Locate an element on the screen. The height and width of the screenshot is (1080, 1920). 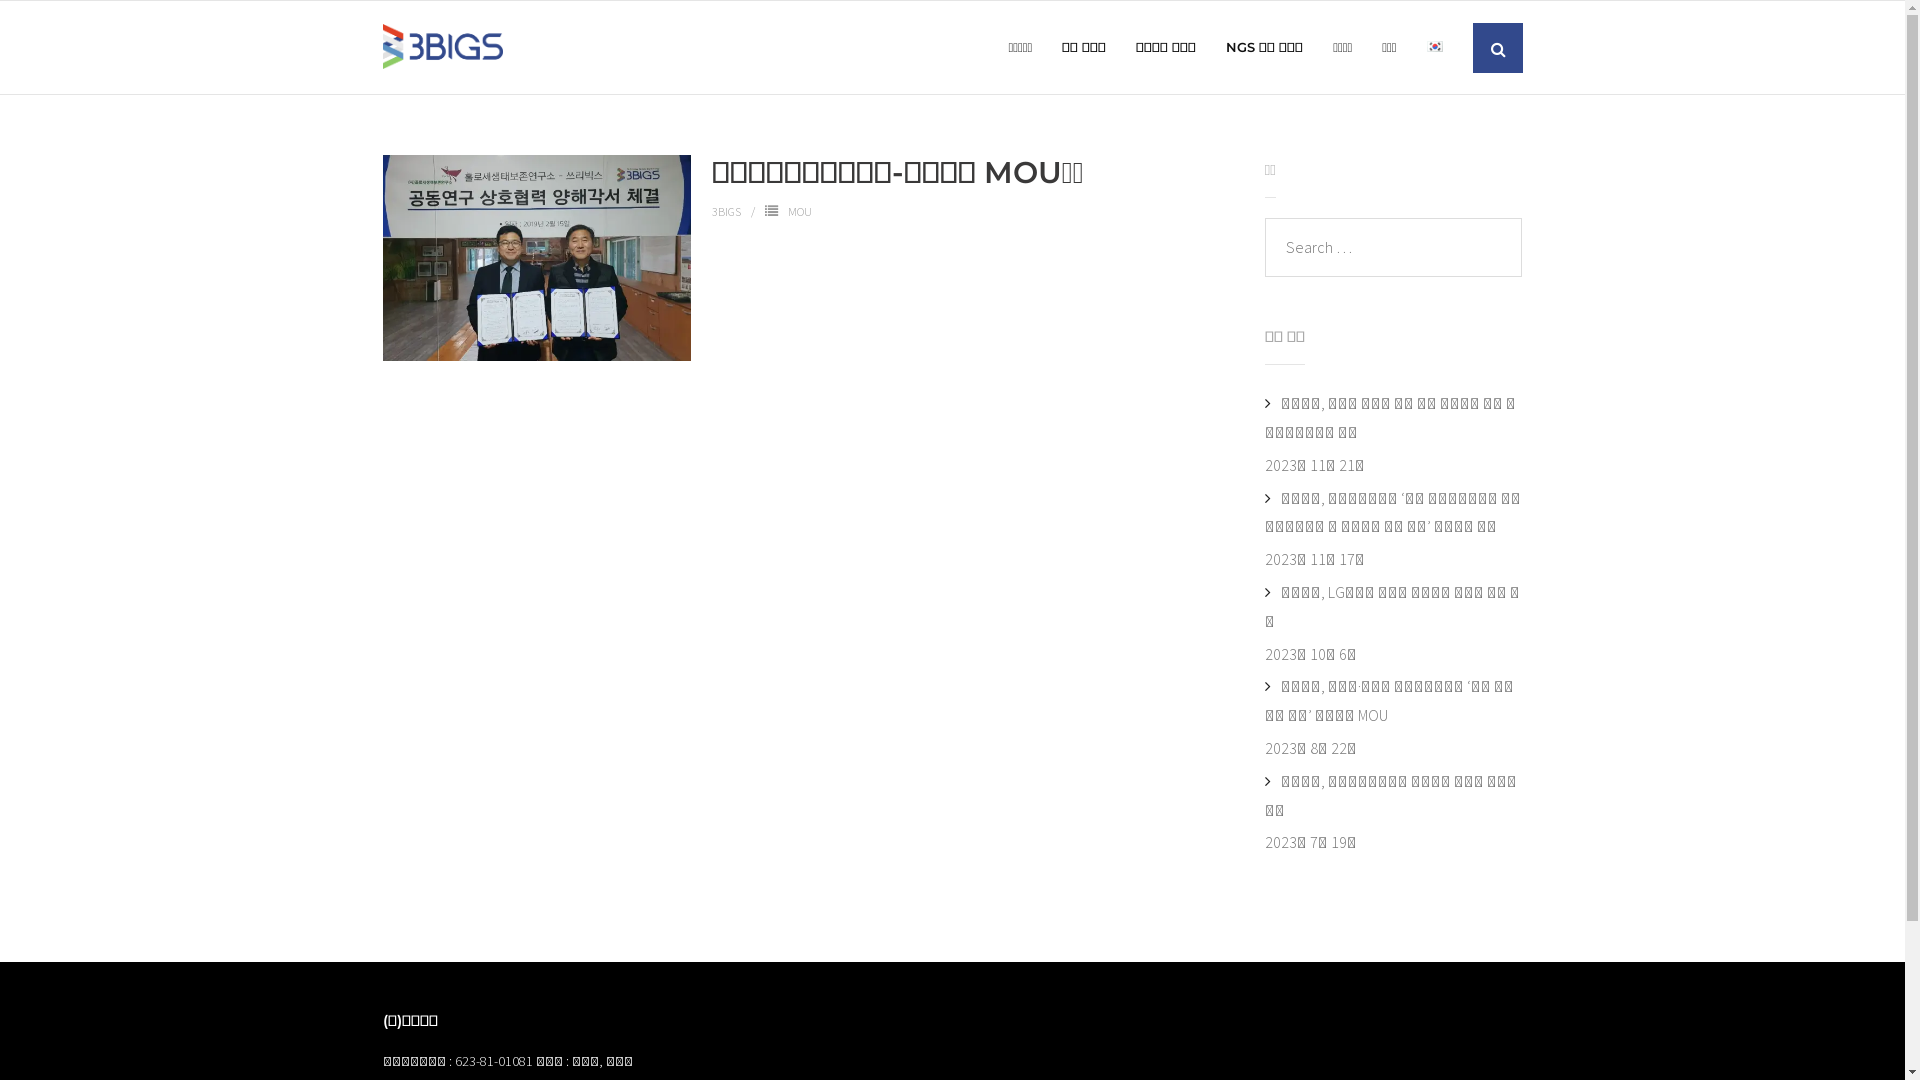
'3BIGS' is located at coordinates (725, 211).